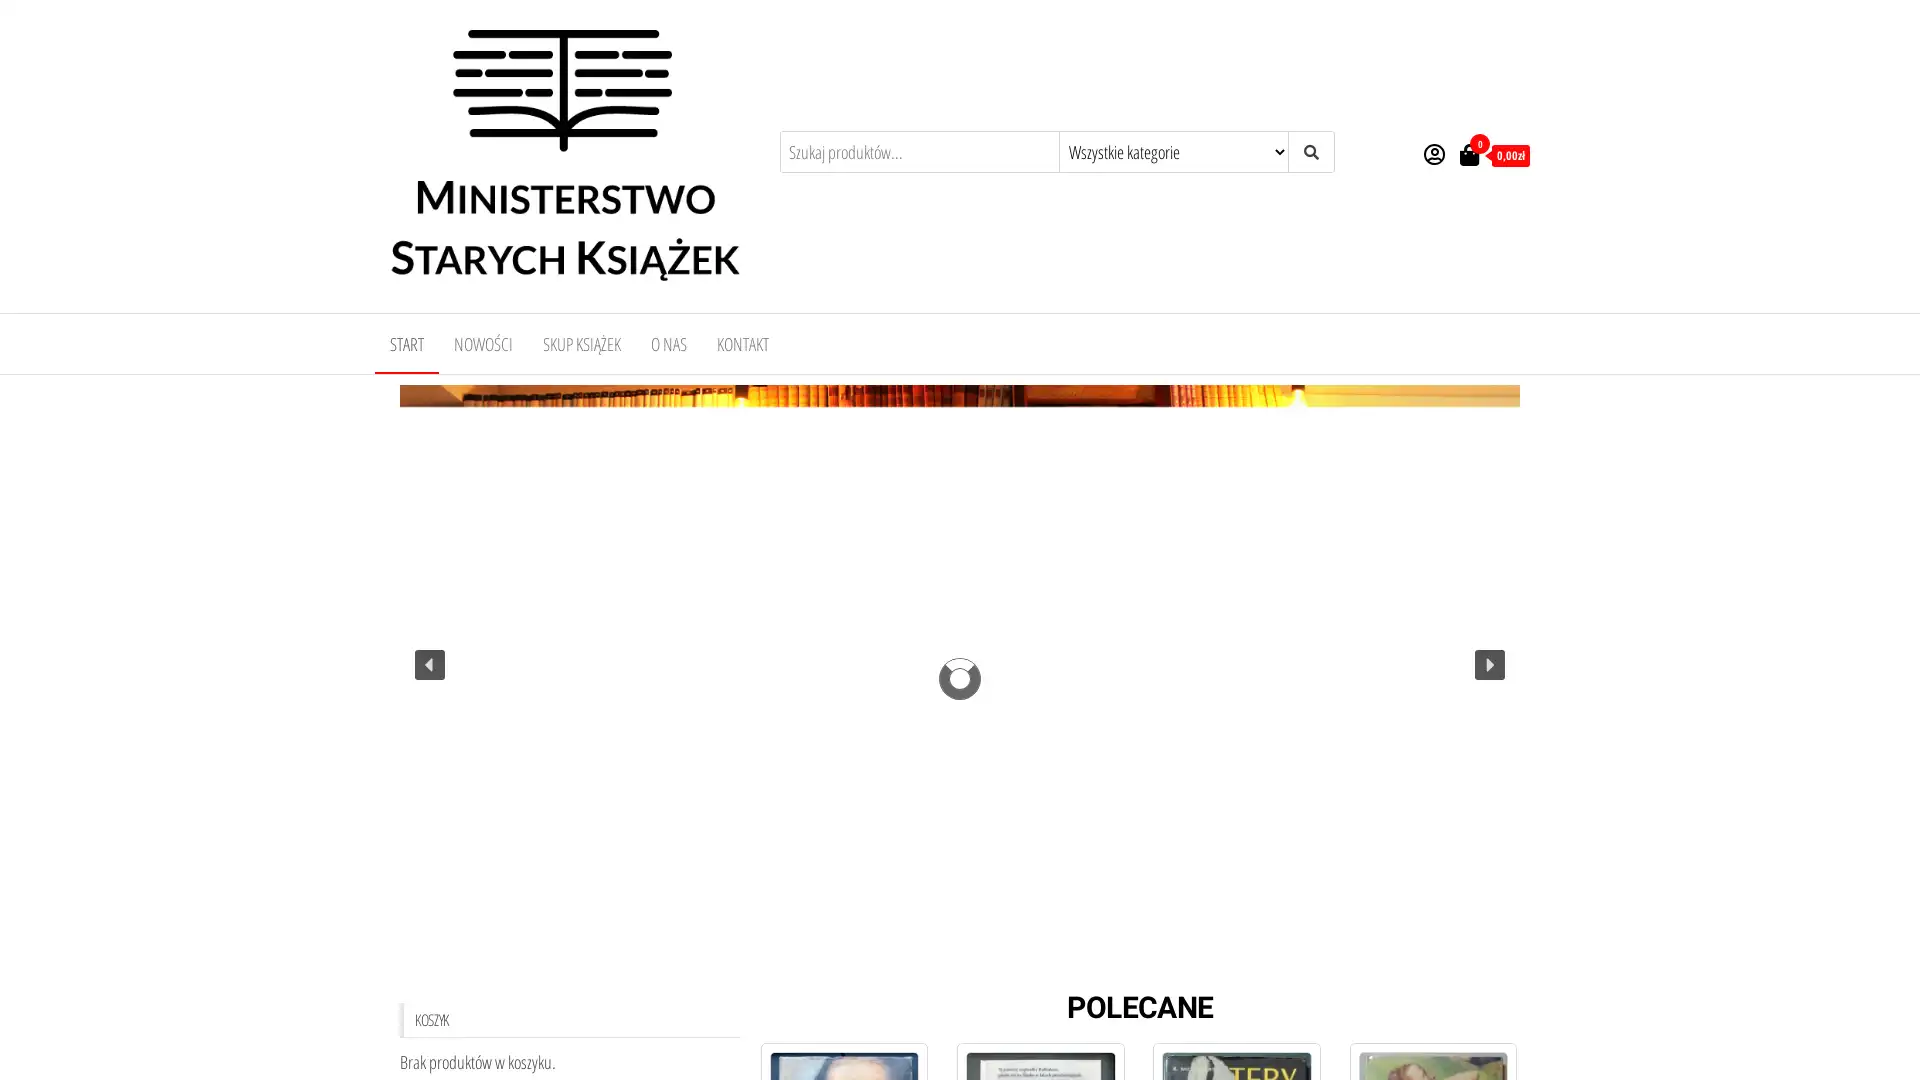 The width and height of the screenshot is (1920, 1080). I want to click on Skup, so click(960, 962).